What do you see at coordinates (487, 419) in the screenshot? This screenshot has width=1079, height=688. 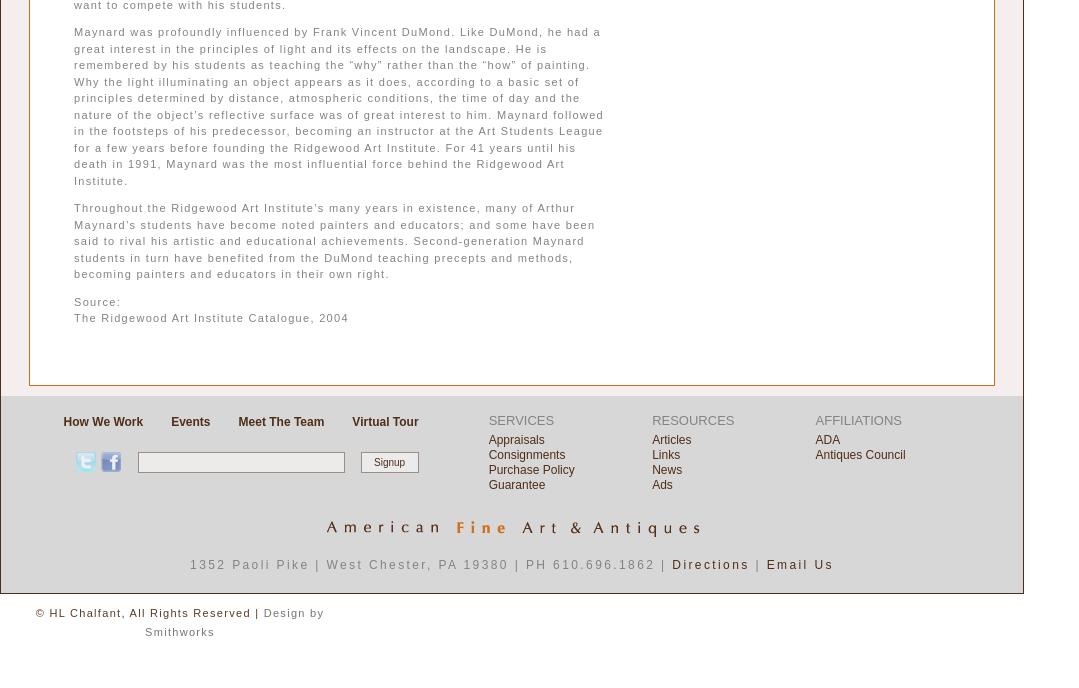 I see `'SERVICES'` at bounding box center [487, 419].